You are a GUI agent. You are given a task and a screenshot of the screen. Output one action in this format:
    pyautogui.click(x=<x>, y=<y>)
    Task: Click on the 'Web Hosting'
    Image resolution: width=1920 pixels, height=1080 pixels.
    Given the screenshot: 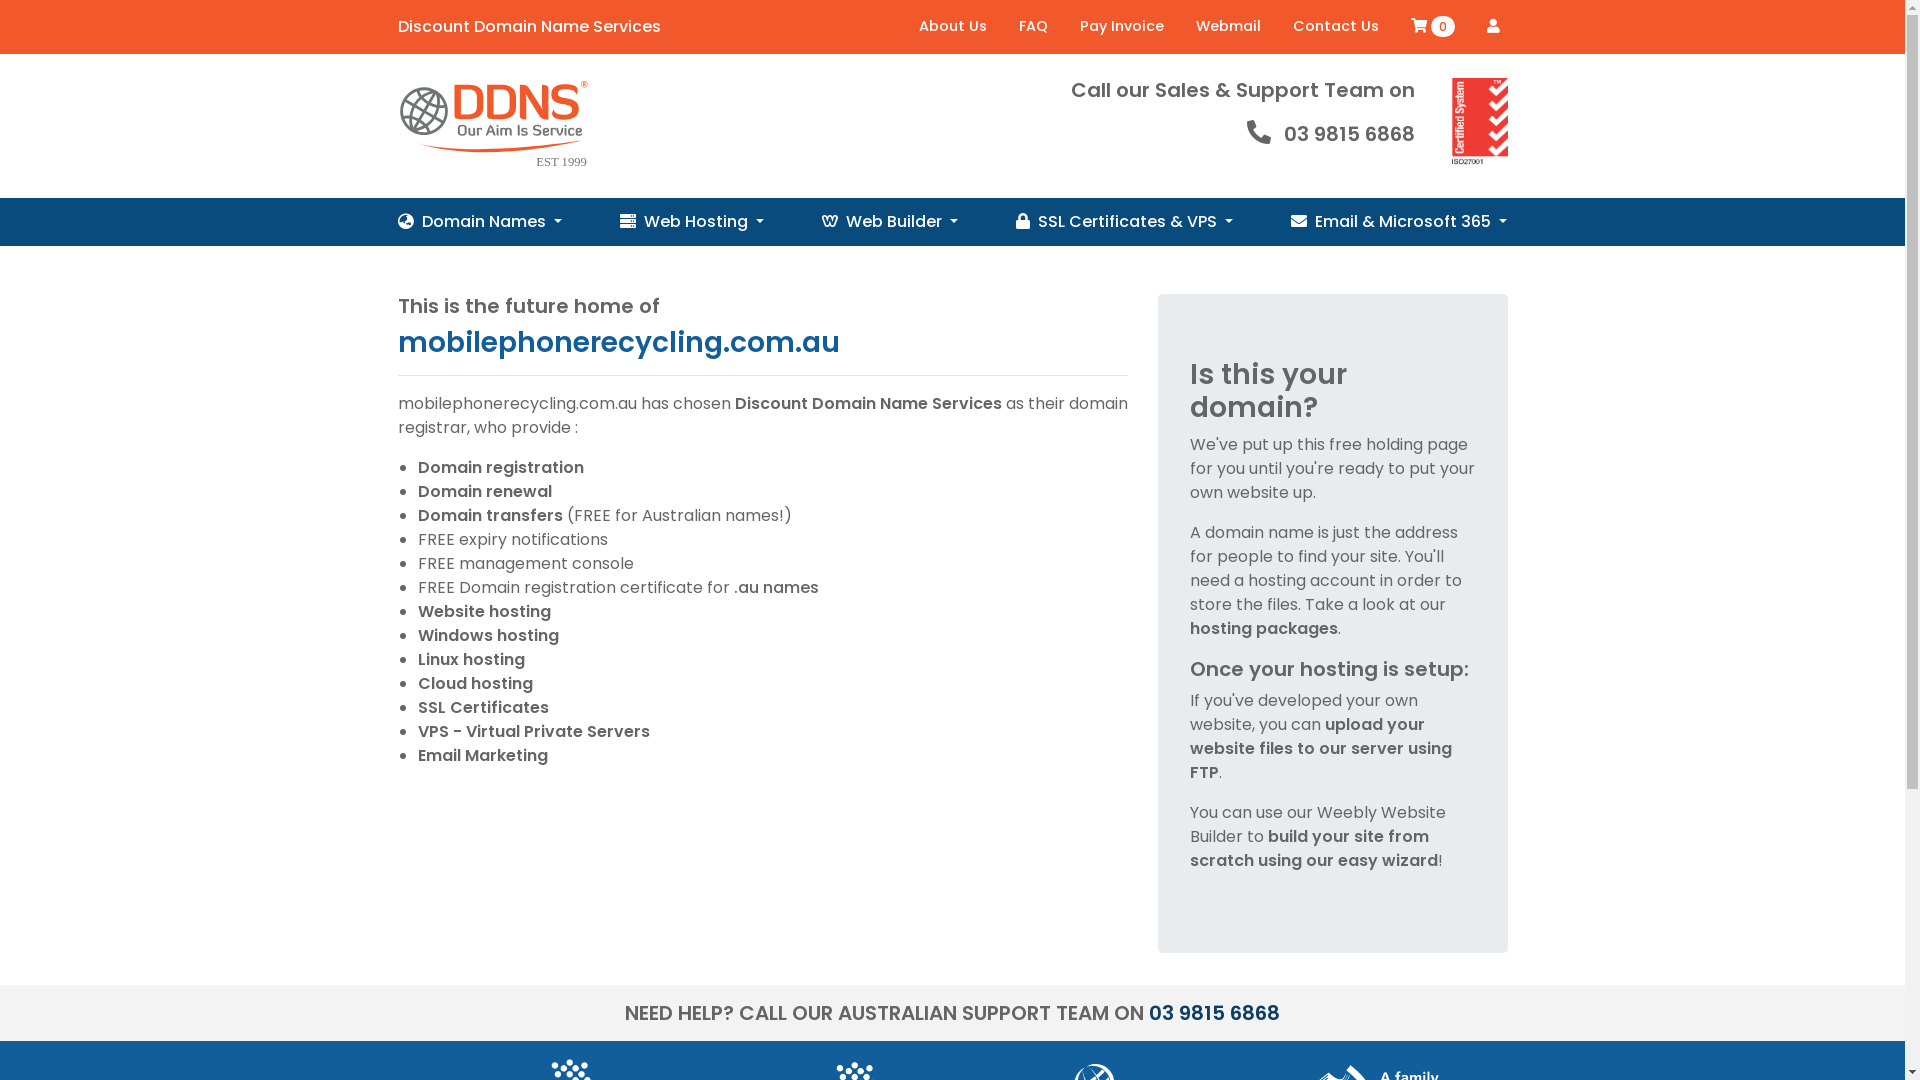 What is the action you would take?
    pyautogui.click(x=618, y=222)
    